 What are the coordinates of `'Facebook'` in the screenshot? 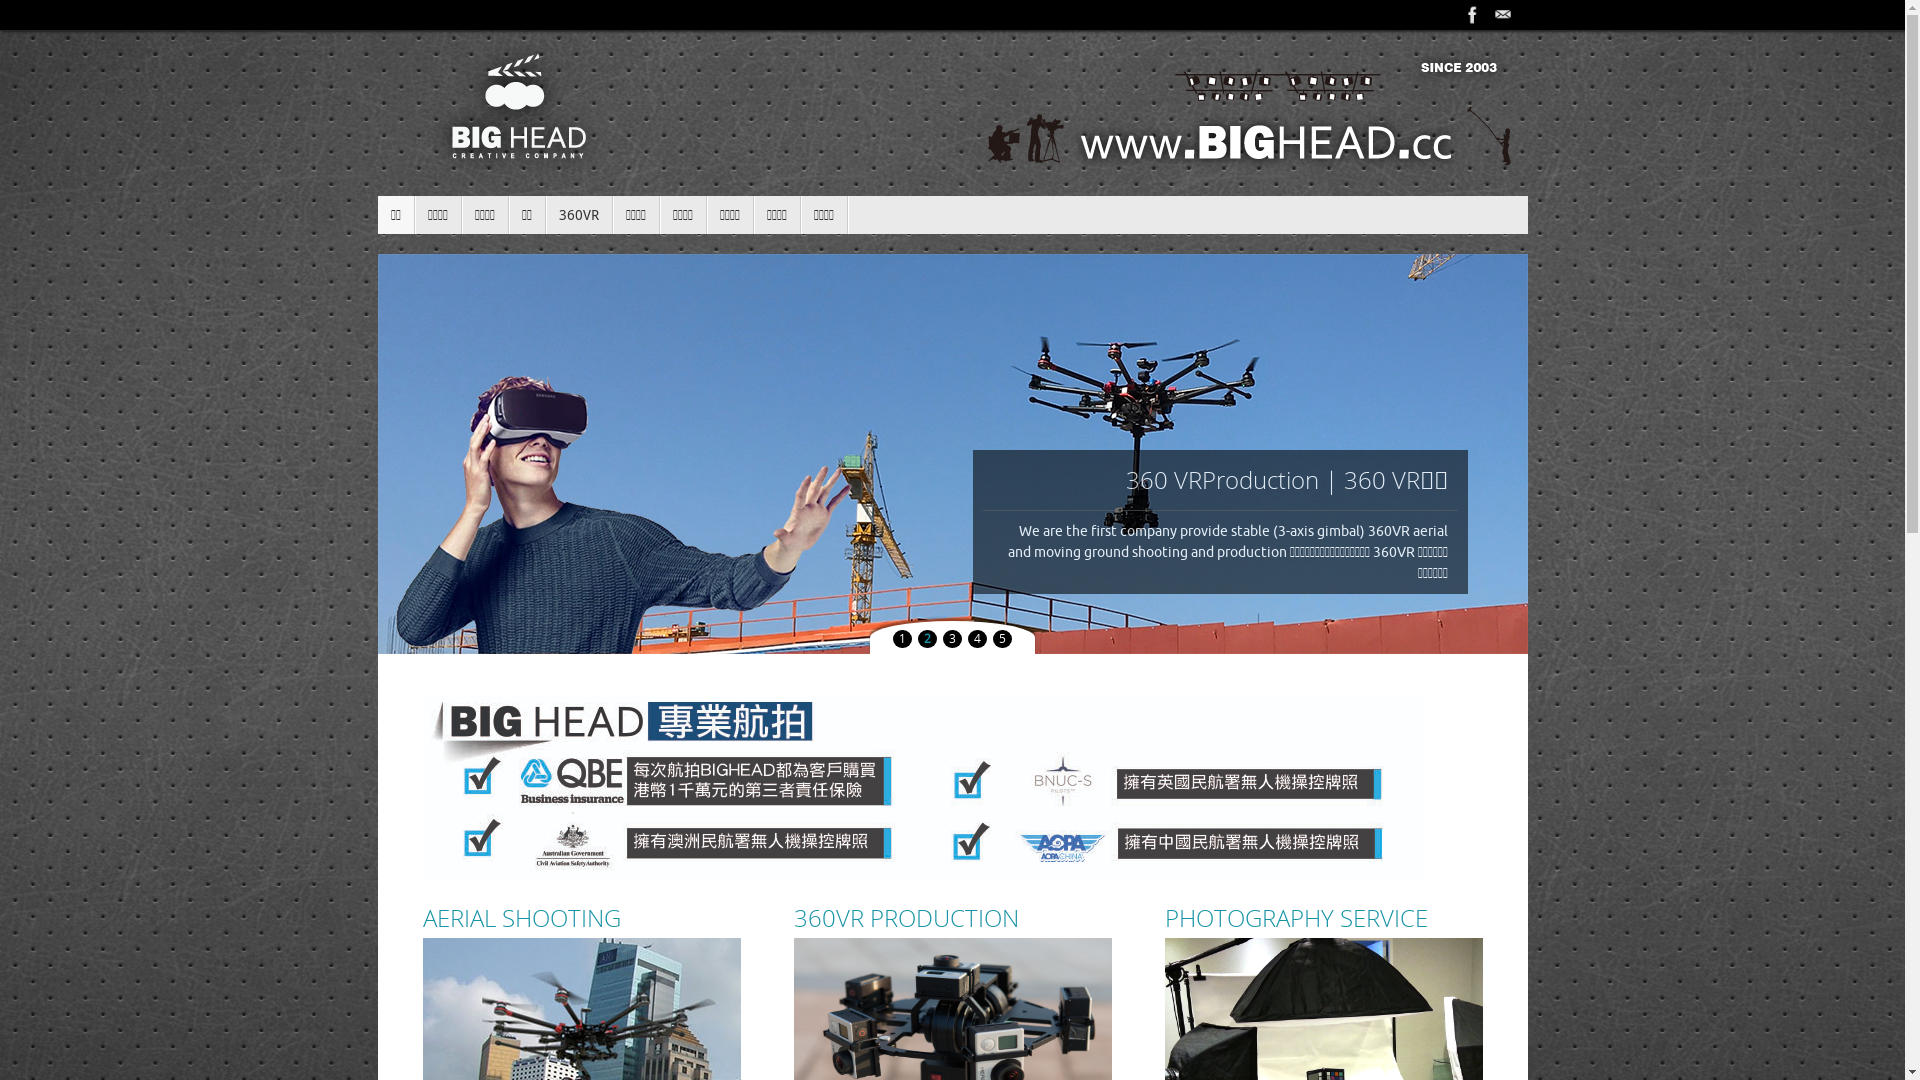 It's located at (1473, 15).